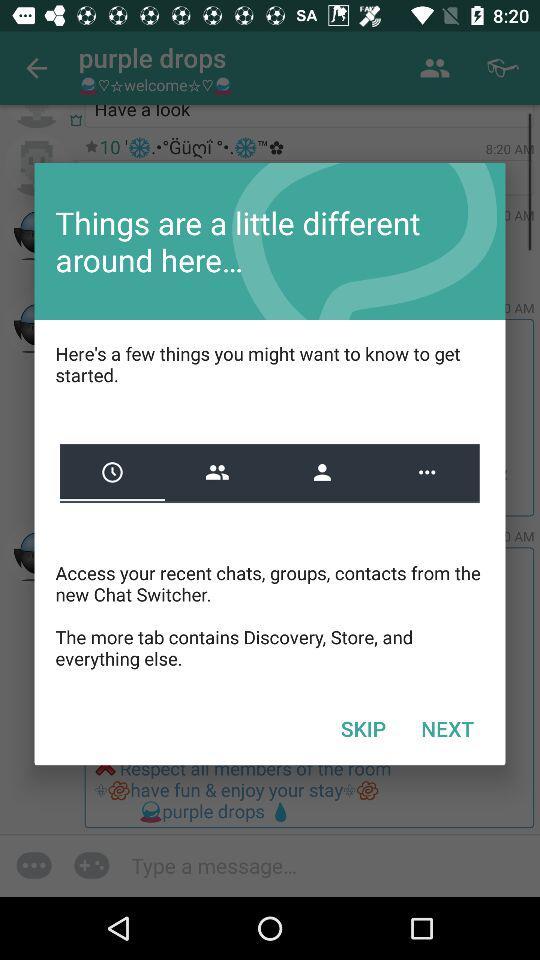  What do you see at coordinates (447, 727) in the screenshot?
I see `next item` at bounding box center [447, 727].